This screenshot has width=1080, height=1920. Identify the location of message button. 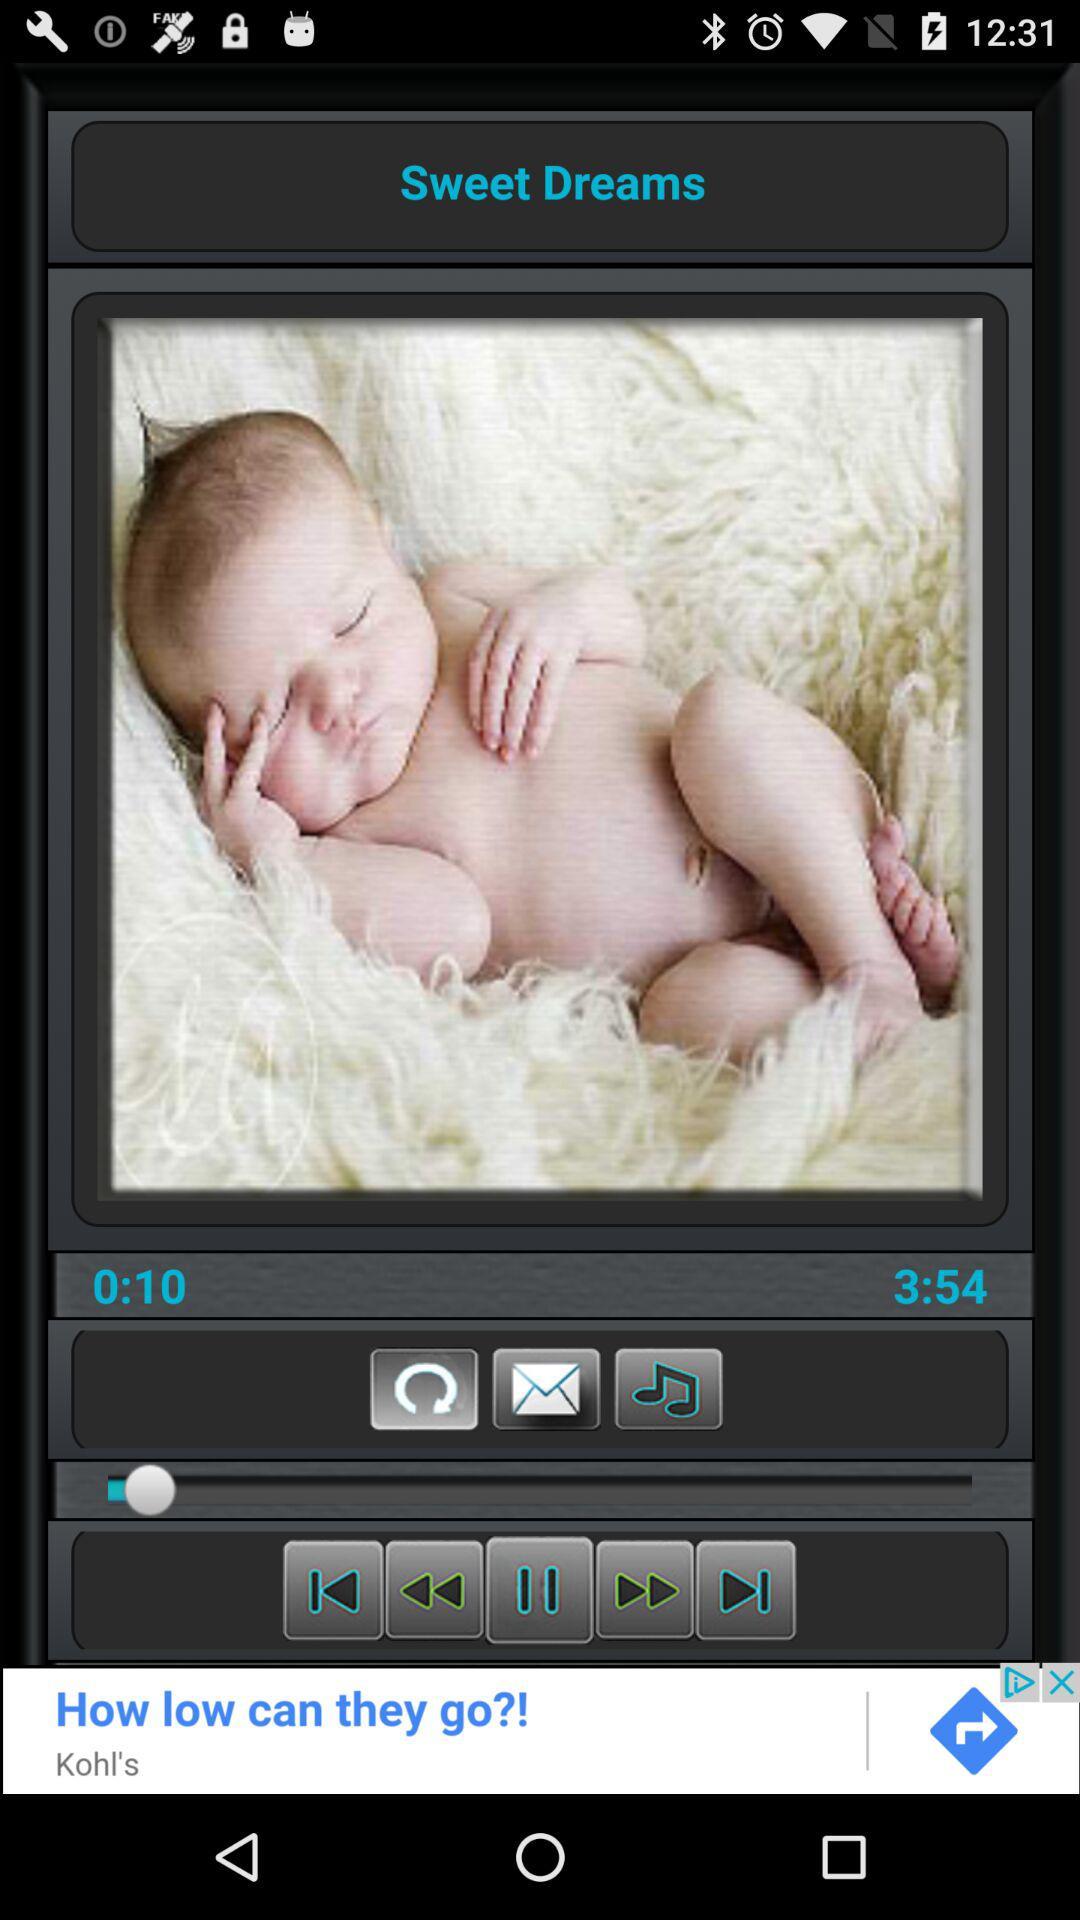
(546, 1387).